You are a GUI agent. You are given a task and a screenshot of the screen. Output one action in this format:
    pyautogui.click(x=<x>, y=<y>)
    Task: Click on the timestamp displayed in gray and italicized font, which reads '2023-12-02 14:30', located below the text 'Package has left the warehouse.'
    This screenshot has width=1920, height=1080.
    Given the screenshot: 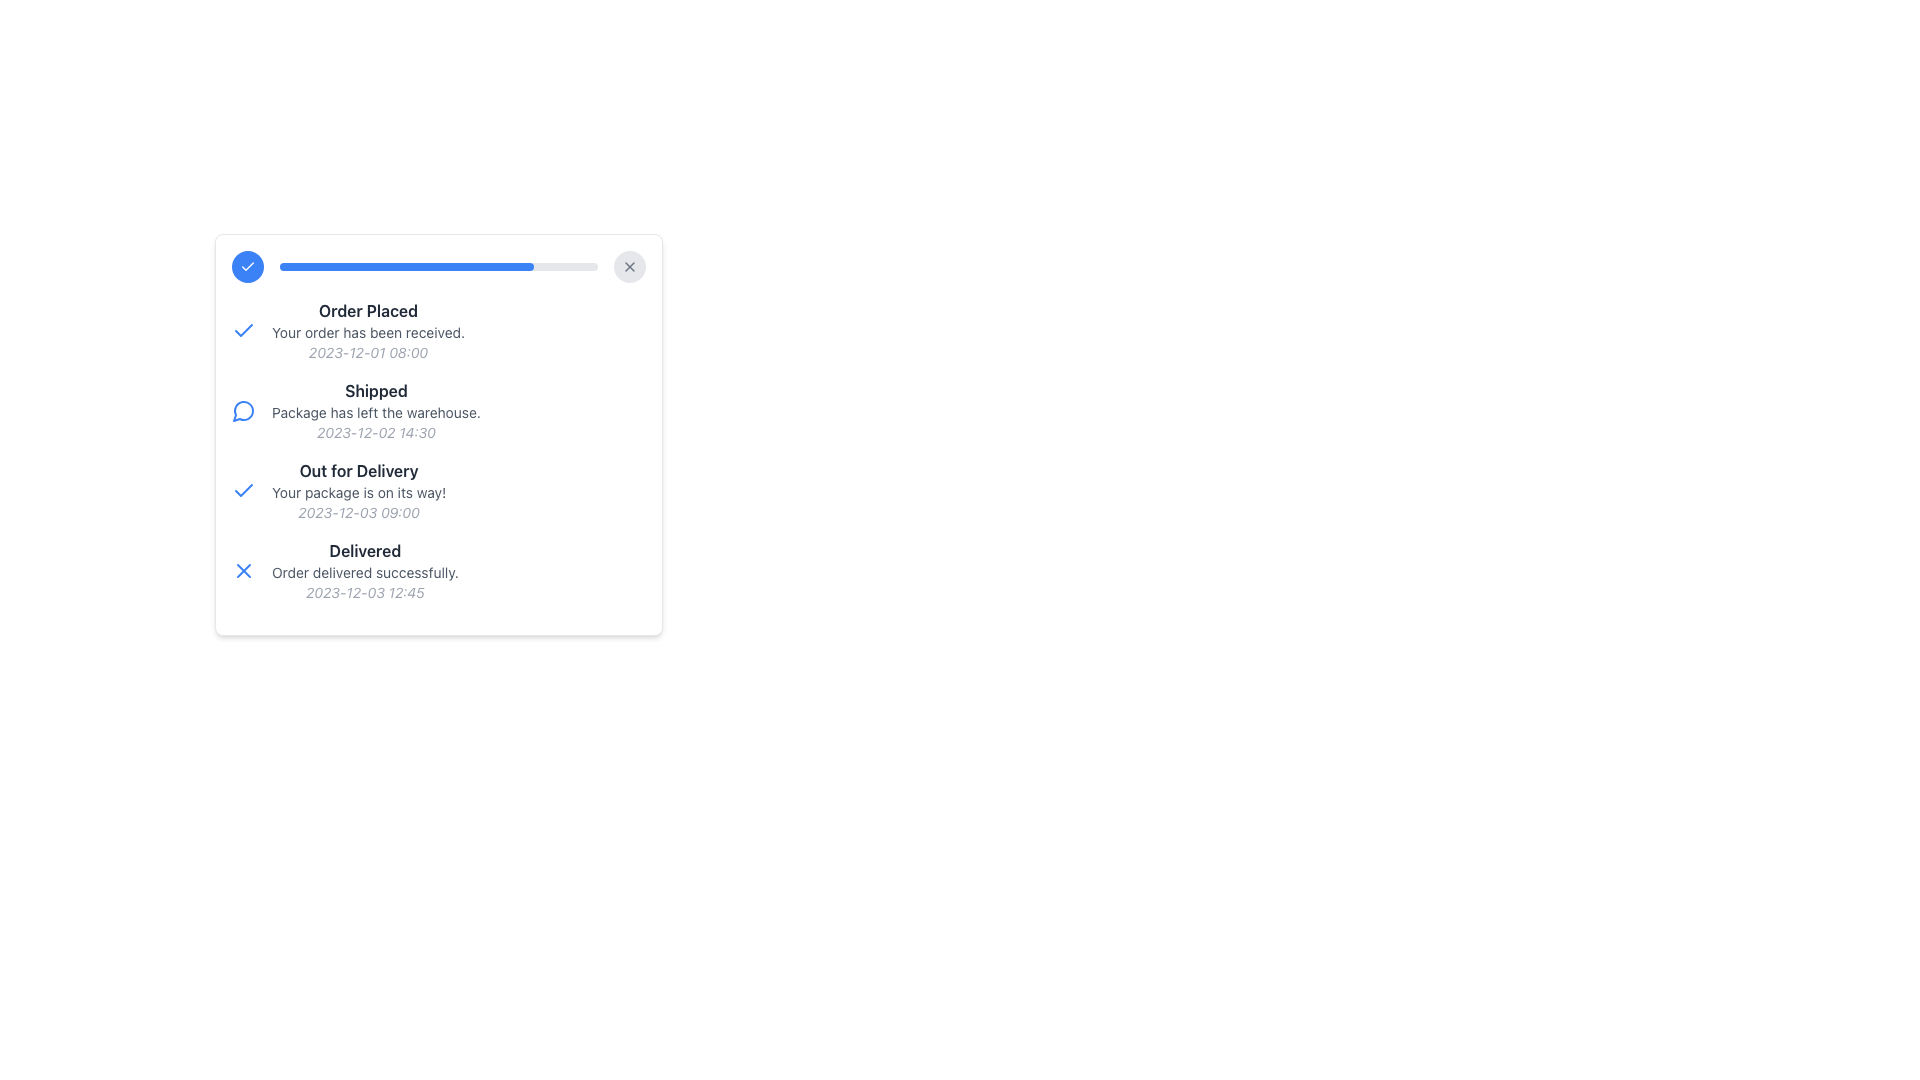 What is the action you would take?
    pyautogui.click(x=376, y=431)
    